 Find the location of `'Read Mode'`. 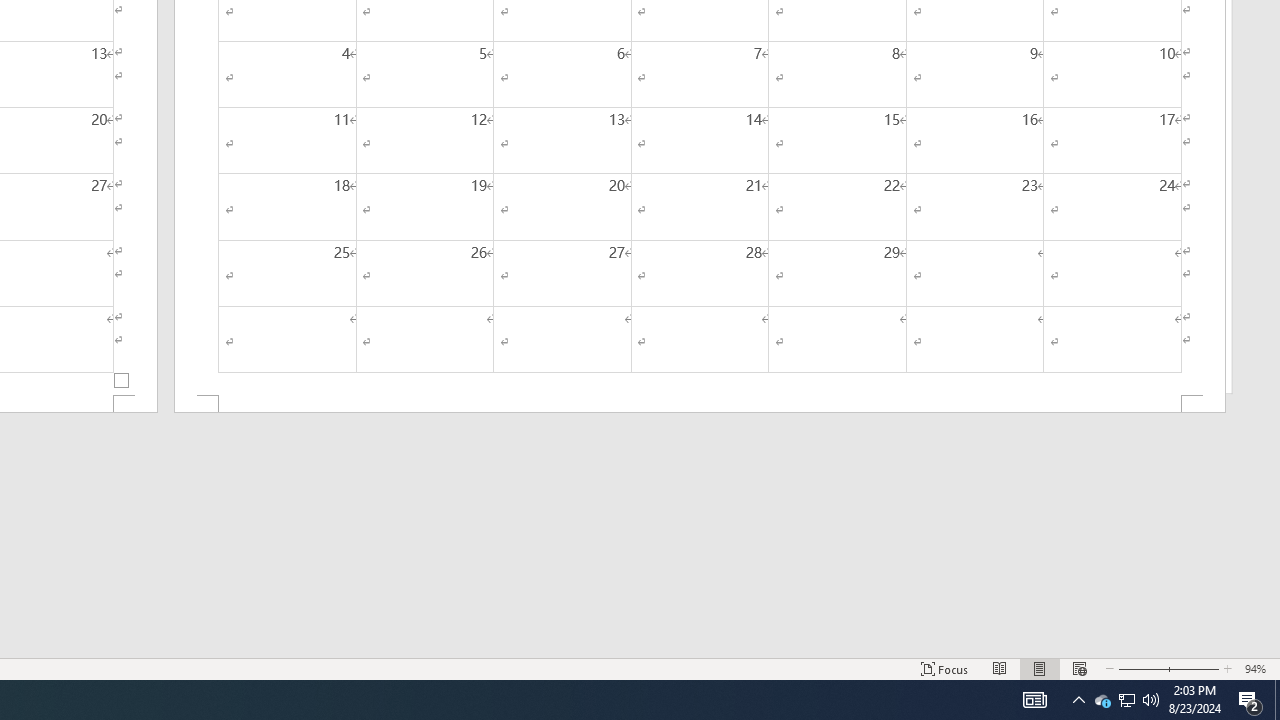

'Read Mode' is located at coordinates (1000, 669).